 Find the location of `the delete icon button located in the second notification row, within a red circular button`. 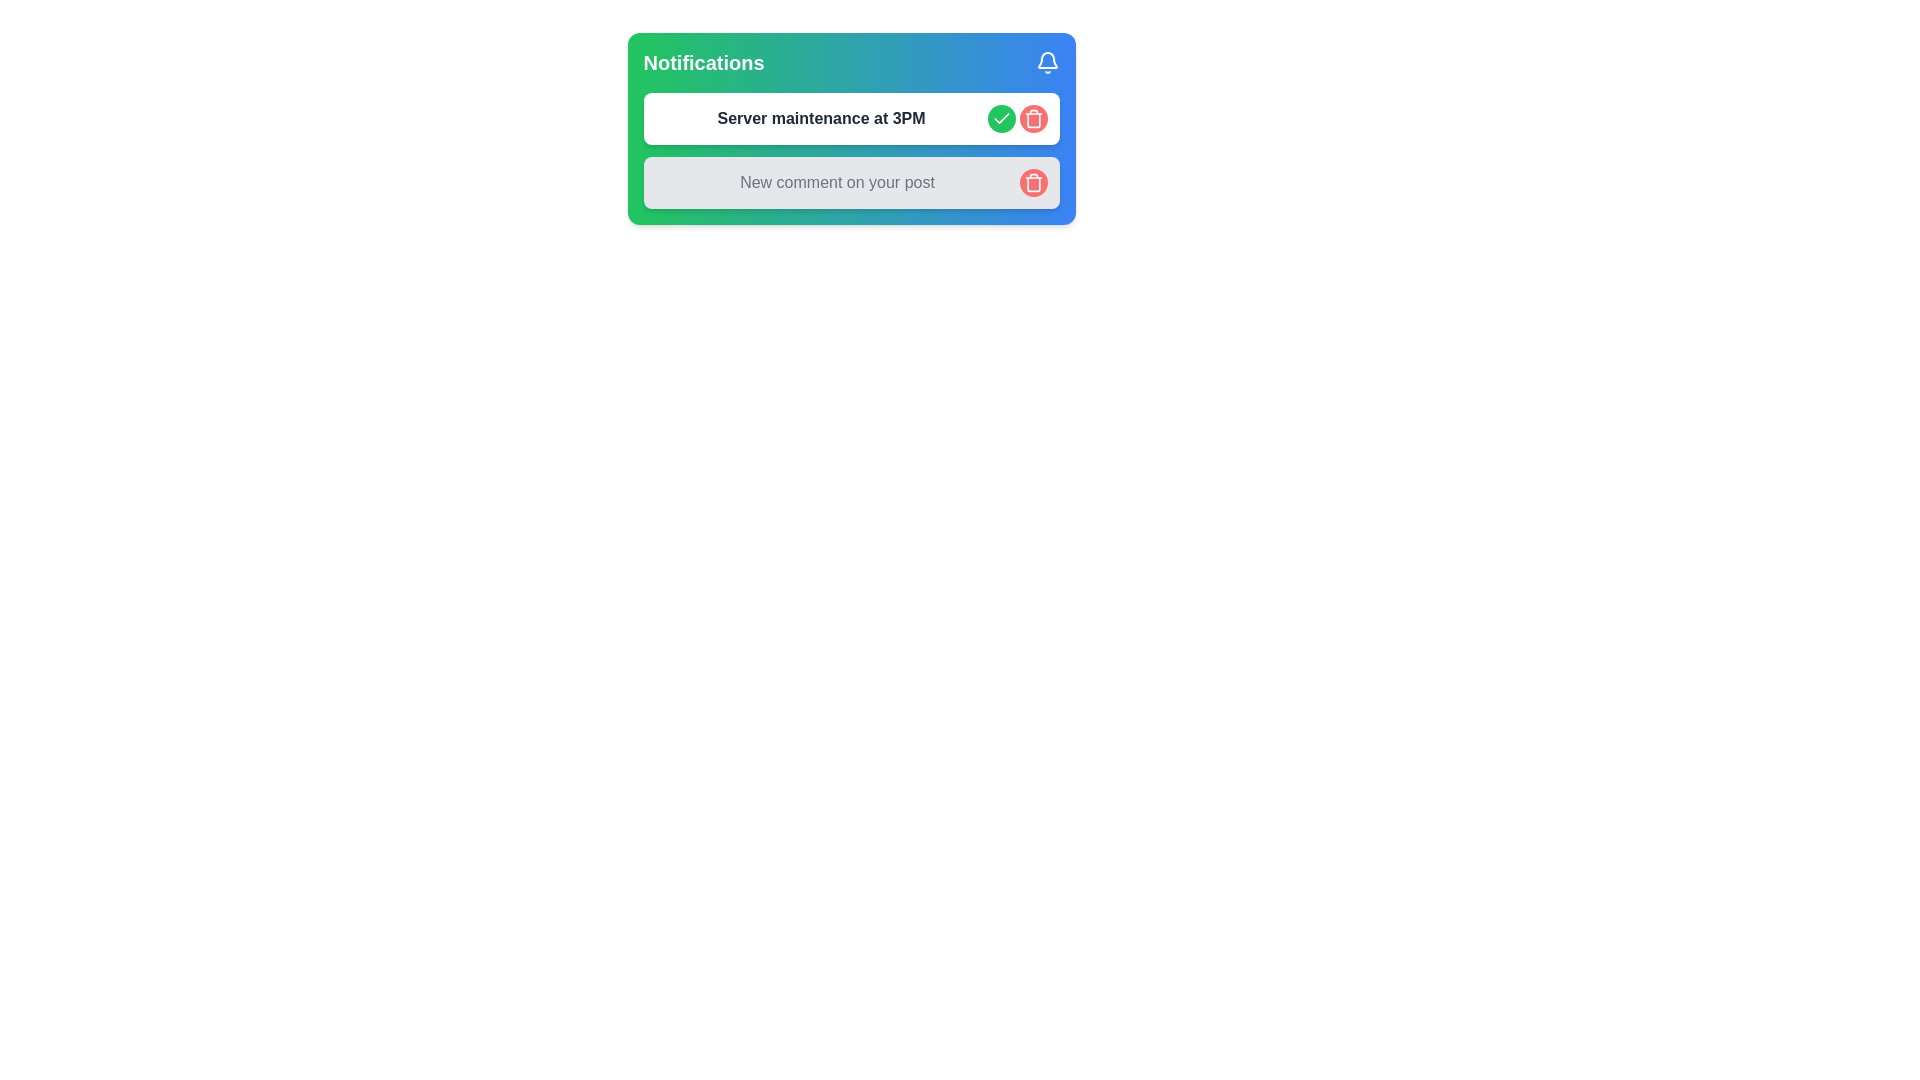

the delete icon button located in the second notification row, within a red circular button is located at coordinates (1033, 119).